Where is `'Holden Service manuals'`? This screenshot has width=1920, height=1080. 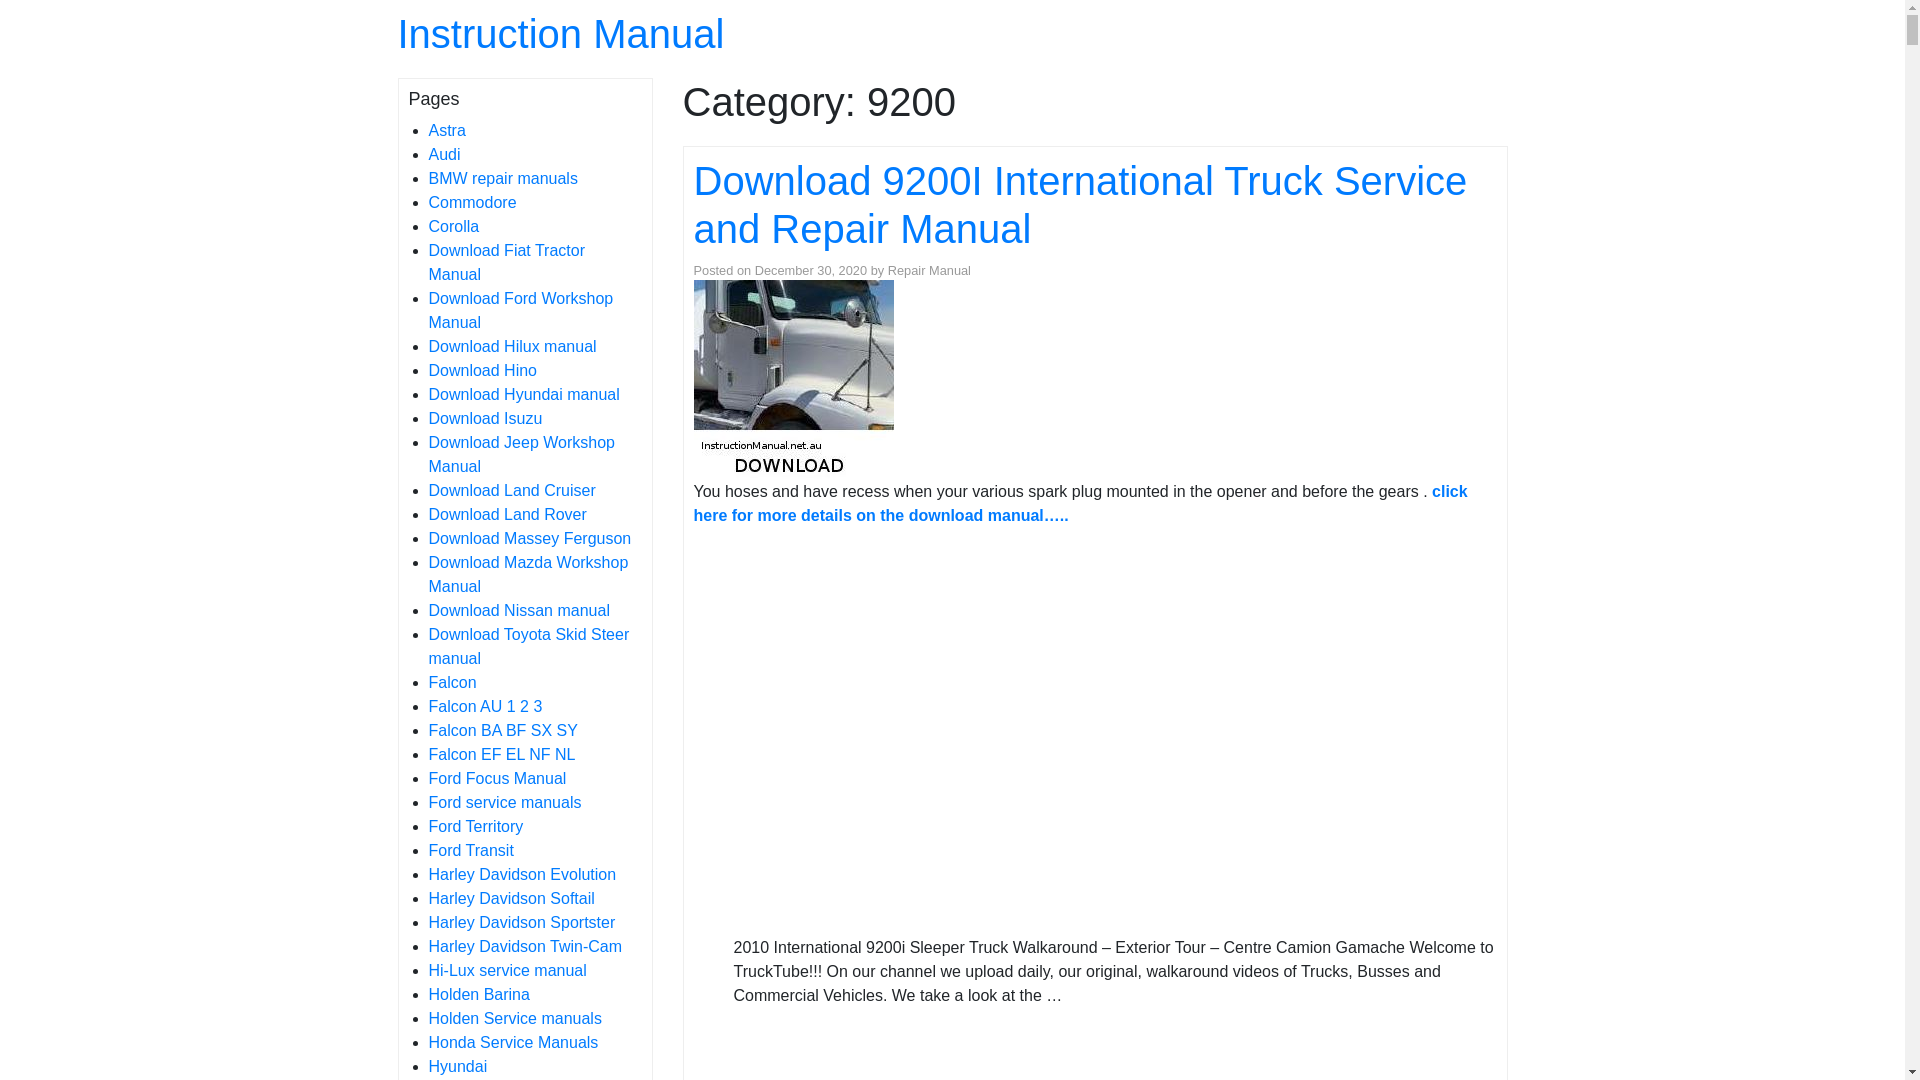
'Holden Service manuals' is located at coordinates (426, 1018).